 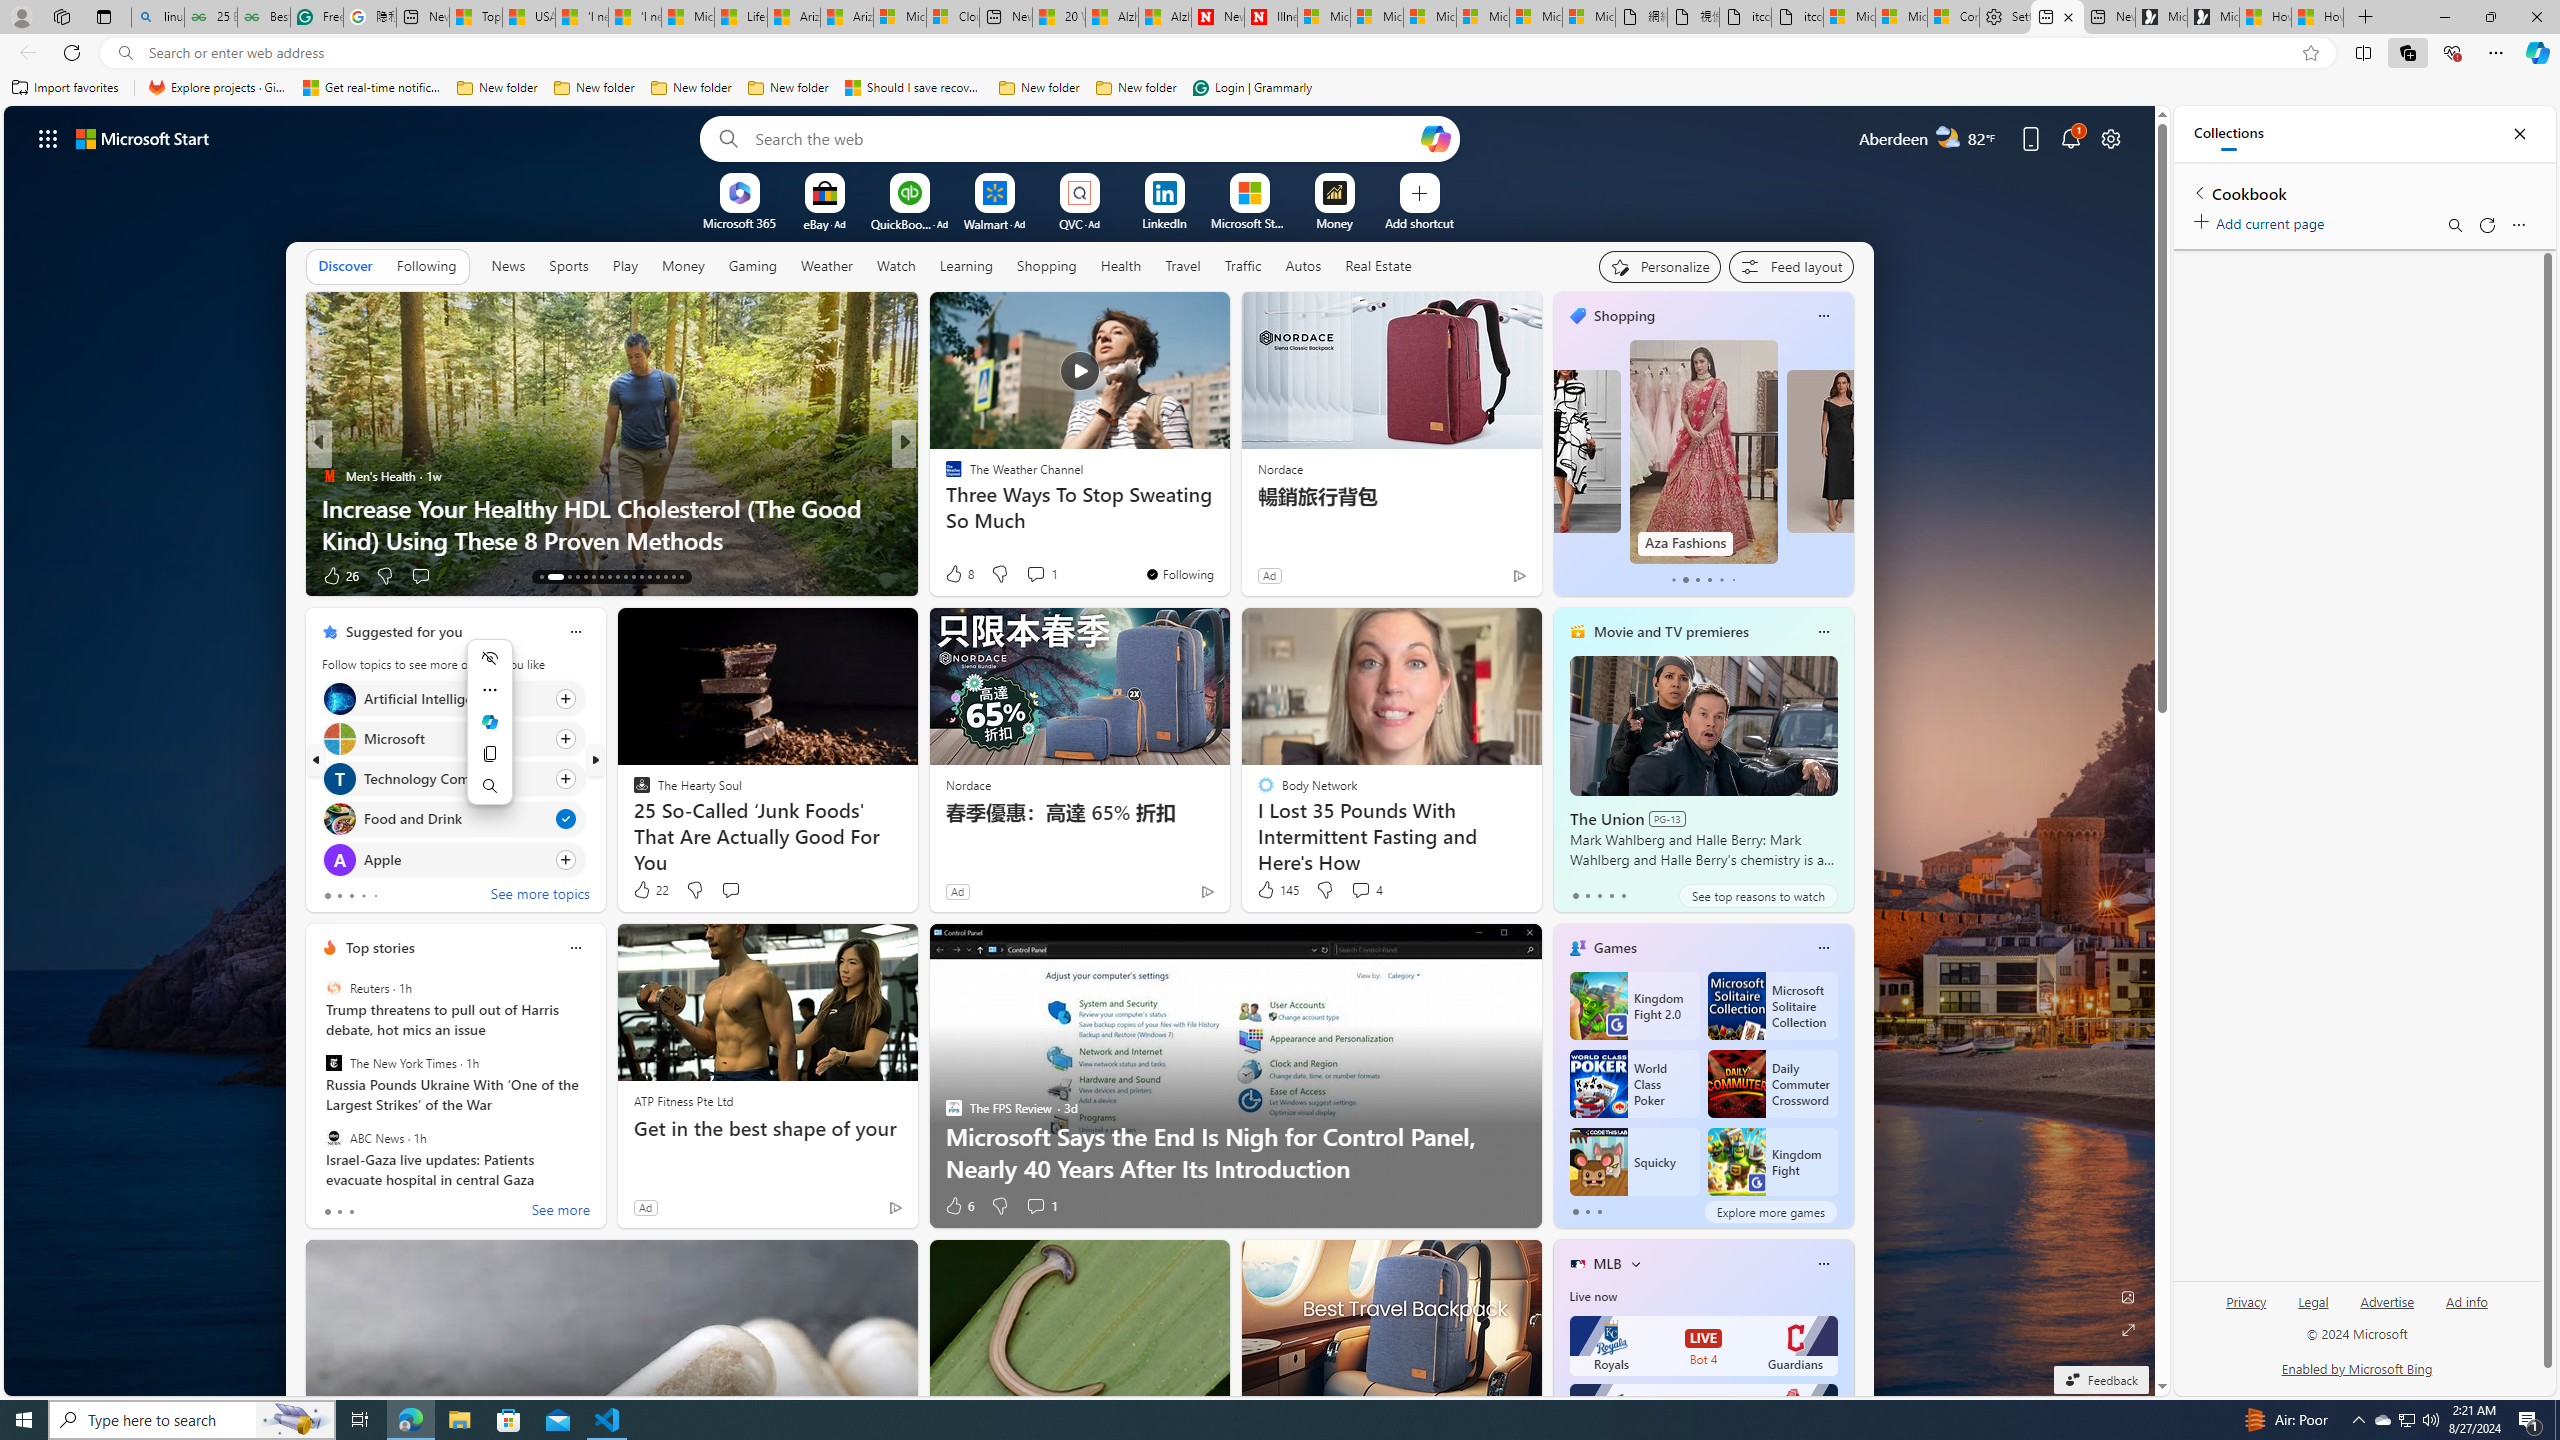 I want to click on '20 Ways to Boost Your Protein Intake at Every Meal', so click(x=1057, y=16).